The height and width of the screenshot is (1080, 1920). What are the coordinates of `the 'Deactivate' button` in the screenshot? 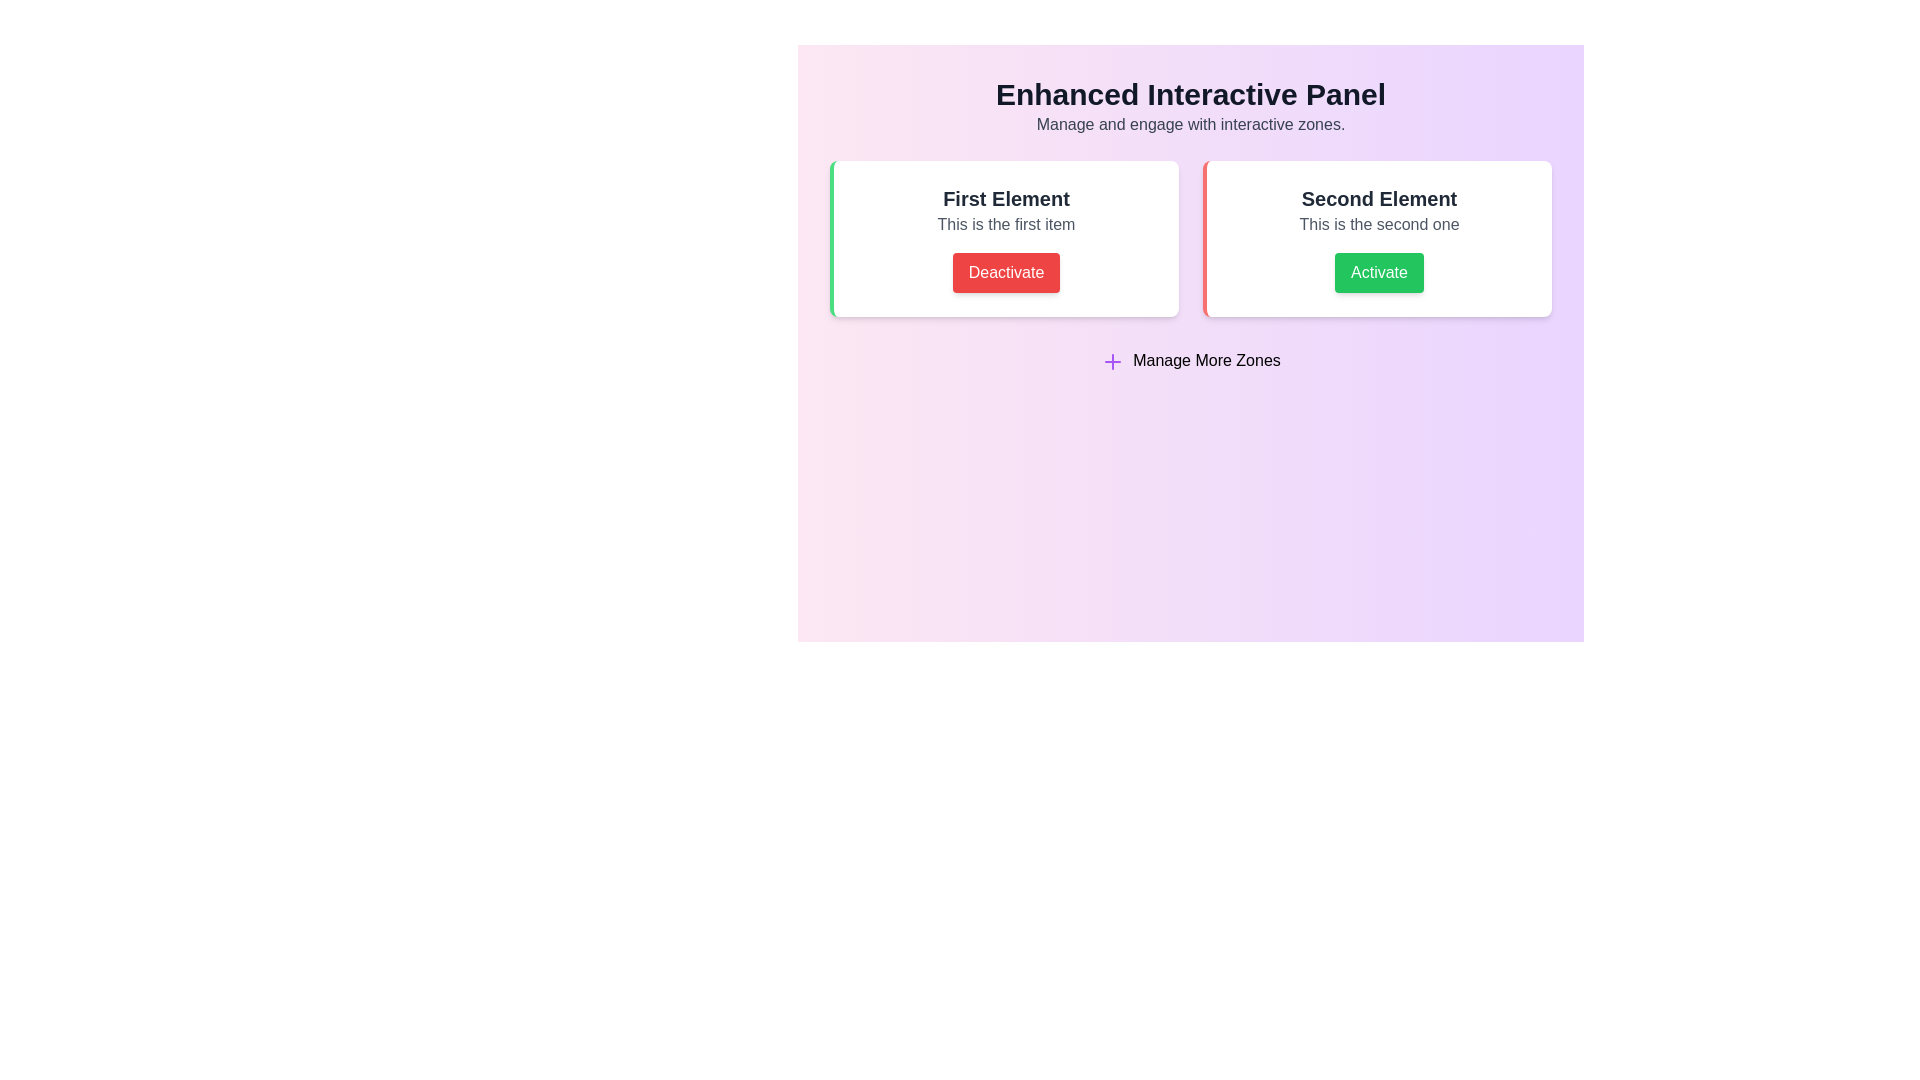 It's located at (1006, 273).